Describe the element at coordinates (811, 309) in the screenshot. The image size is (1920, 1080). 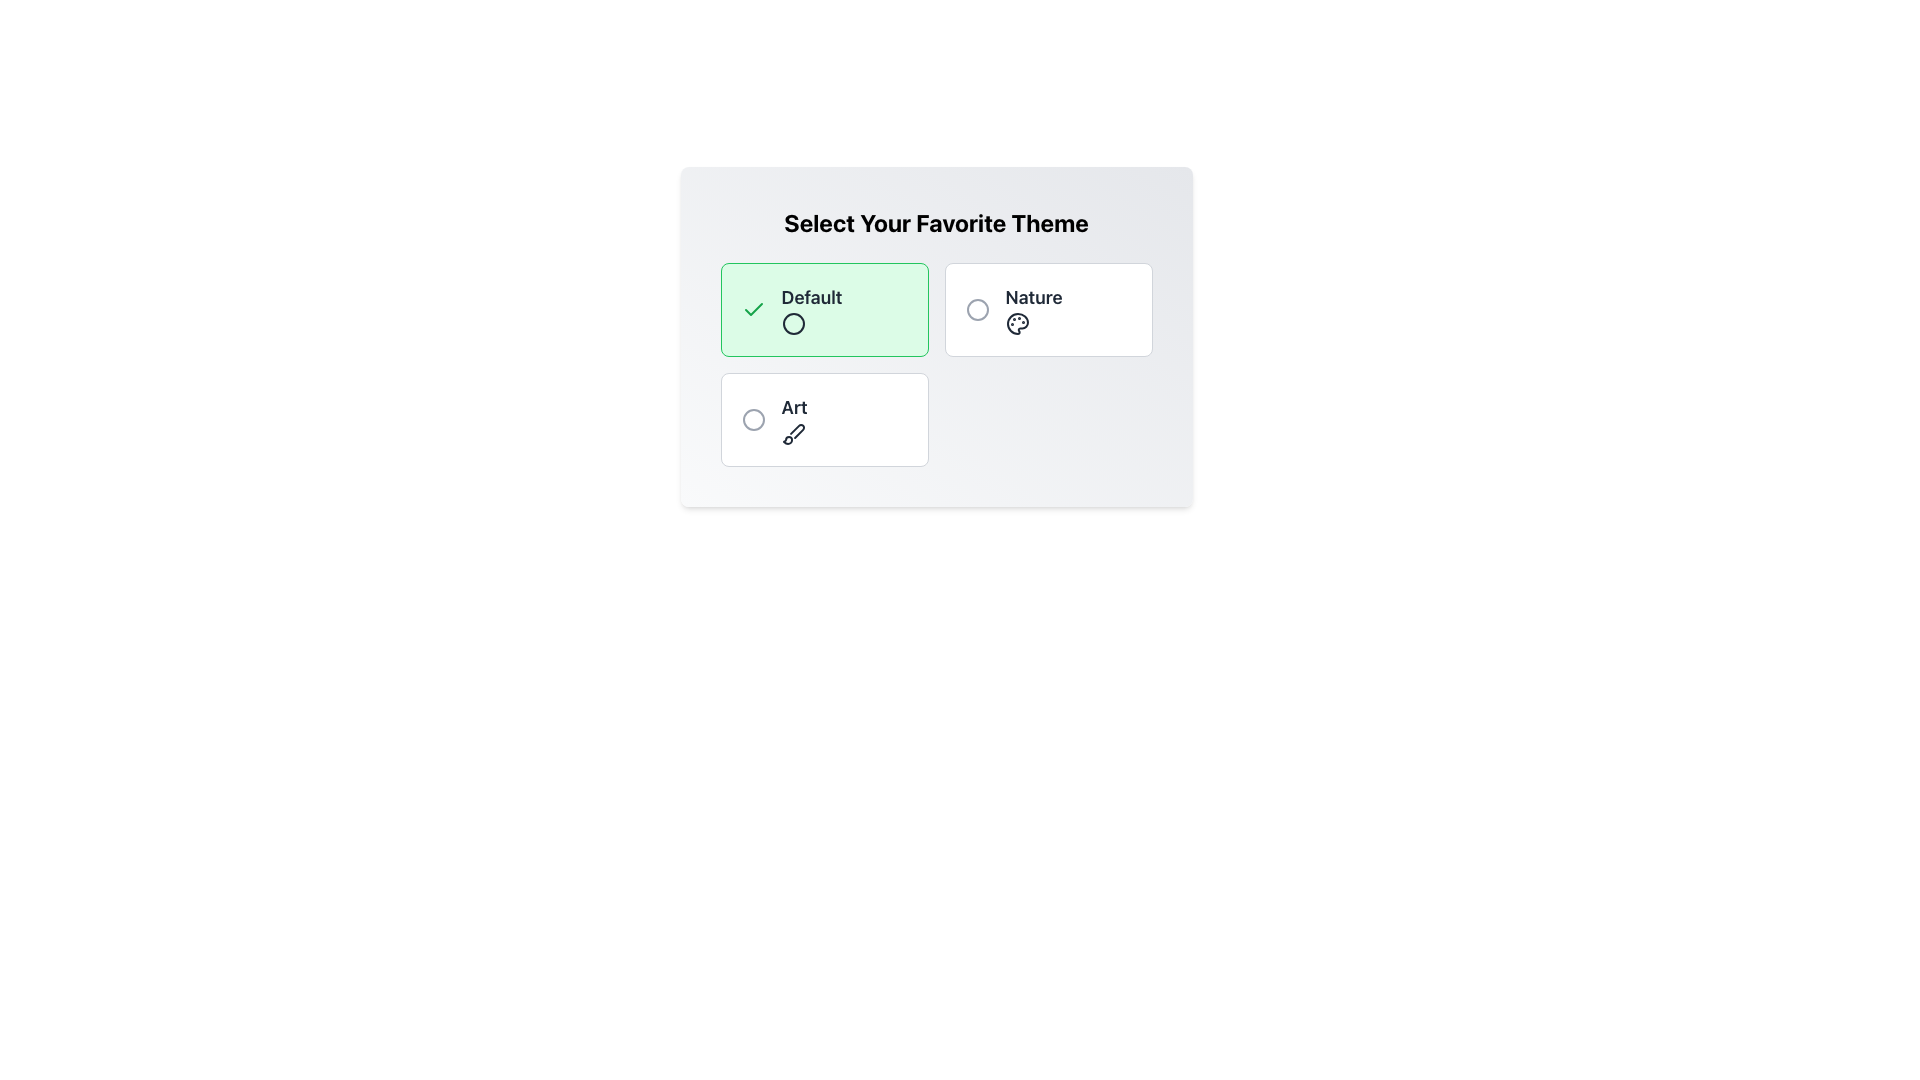
I see `the 'Default' theme label located in the top-left box of the 'Select Your Favorite Theme' section, which is positioned directly above the circular icon` at that location.